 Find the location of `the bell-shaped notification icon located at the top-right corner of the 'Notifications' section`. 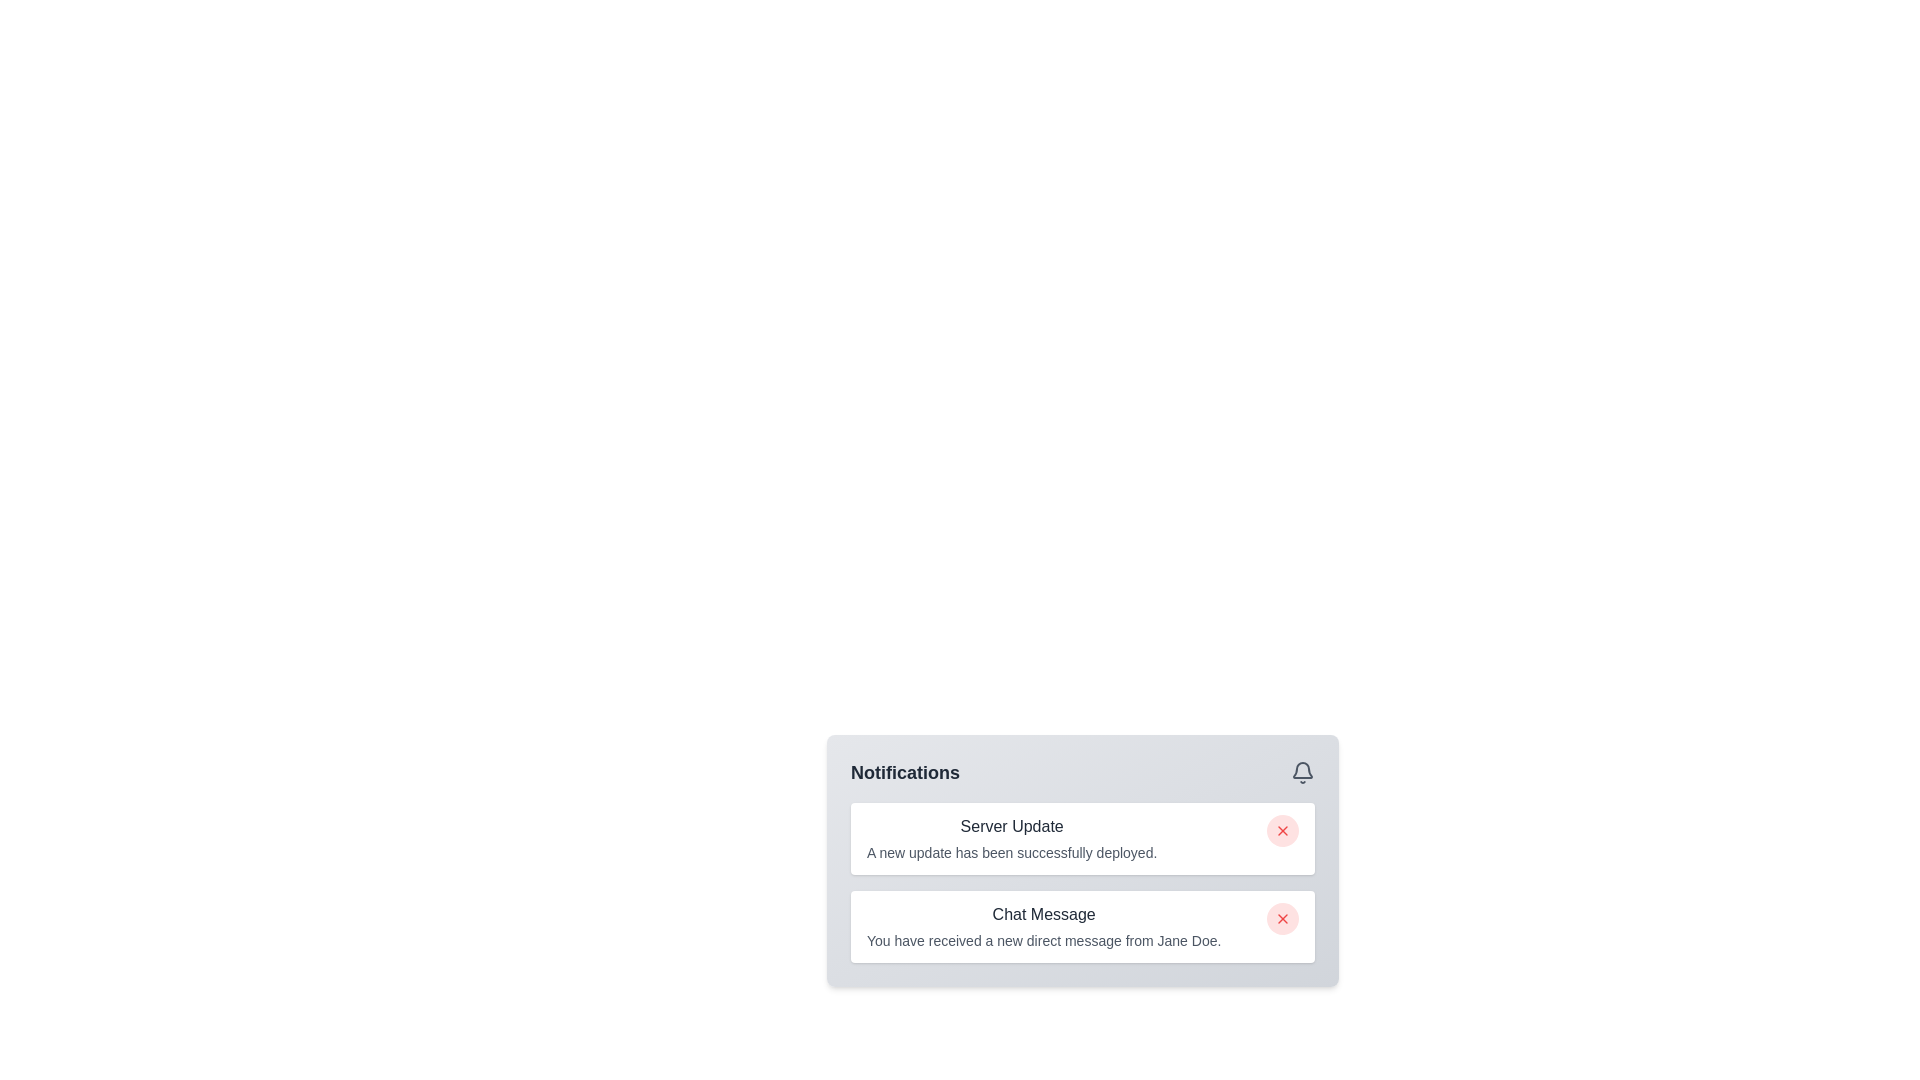

the bell-shaped notification icon located at the top-right corner of the 'Notifications' section is located at coordinates (1302, 771).